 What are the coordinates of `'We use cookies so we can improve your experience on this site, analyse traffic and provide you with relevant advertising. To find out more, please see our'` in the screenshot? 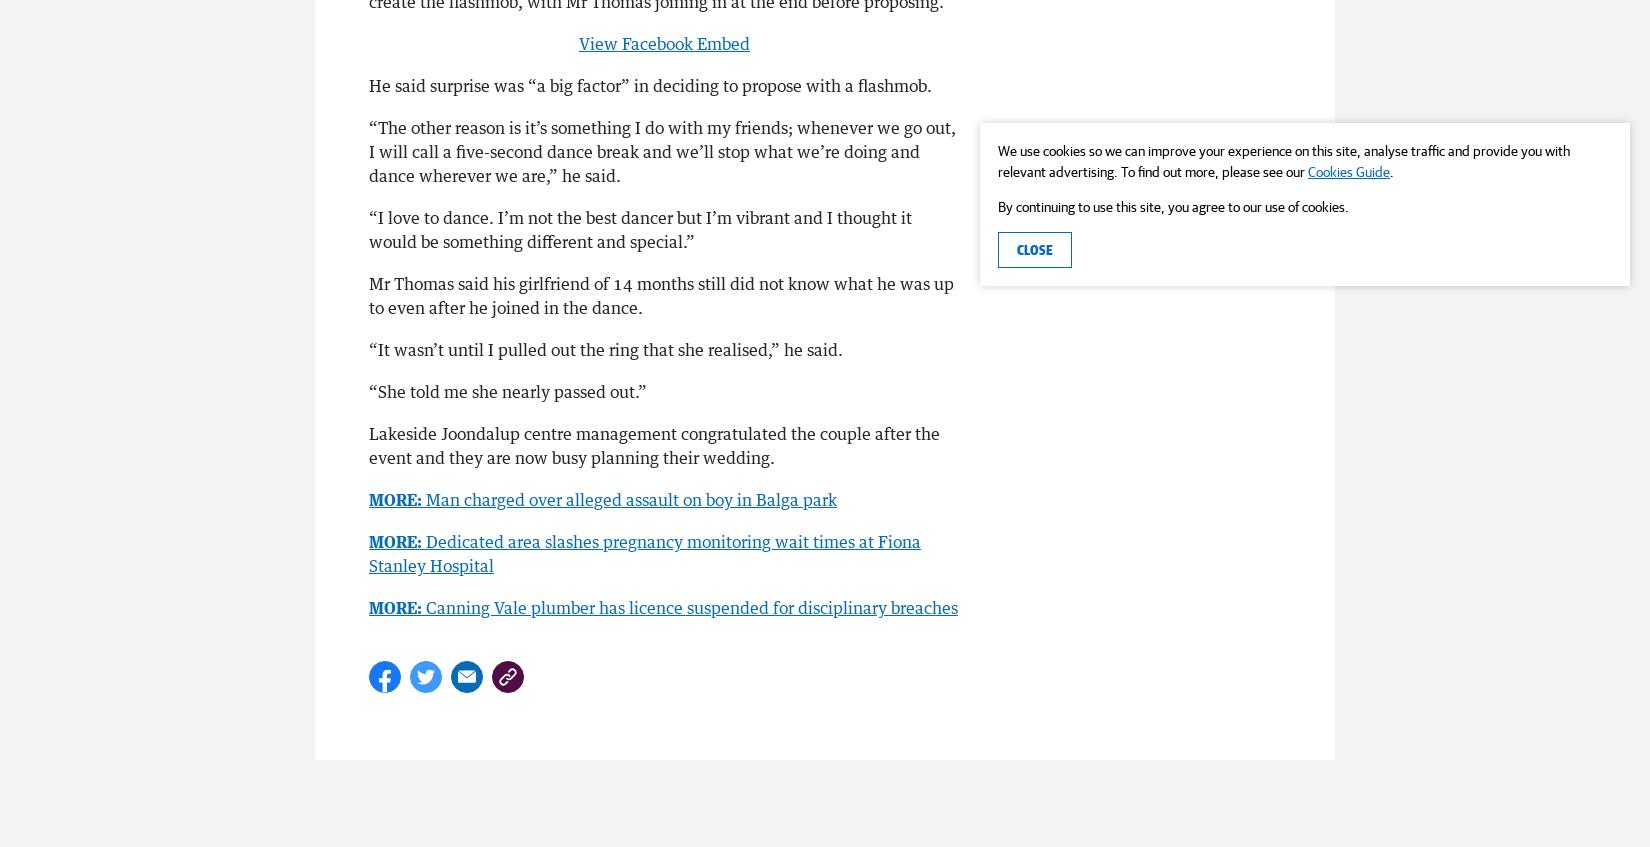 It's located at (1283, 159).